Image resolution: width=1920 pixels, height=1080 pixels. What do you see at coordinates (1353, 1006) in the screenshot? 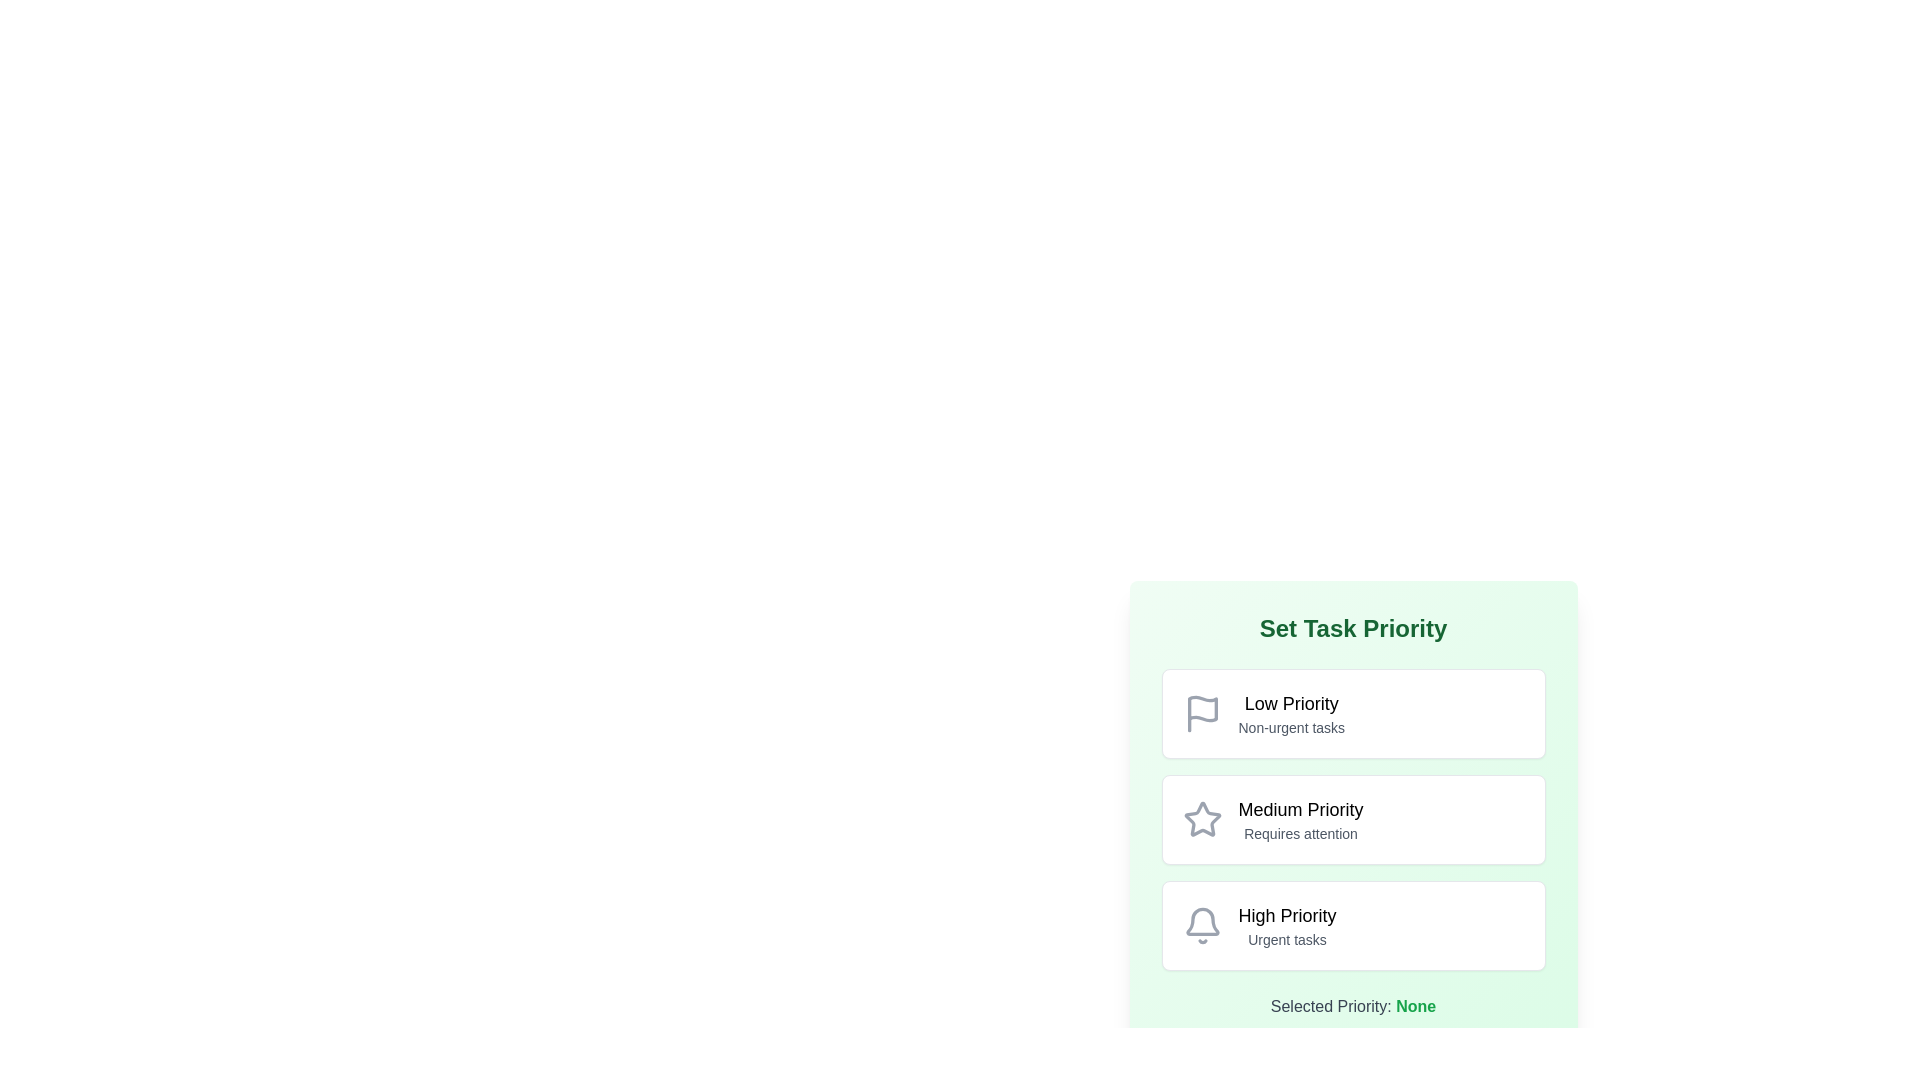
I see `the text label at the bottom of the interface that displays 'Selected Priority: None' with a green gradient background` at bounding box center [1353, 1006].